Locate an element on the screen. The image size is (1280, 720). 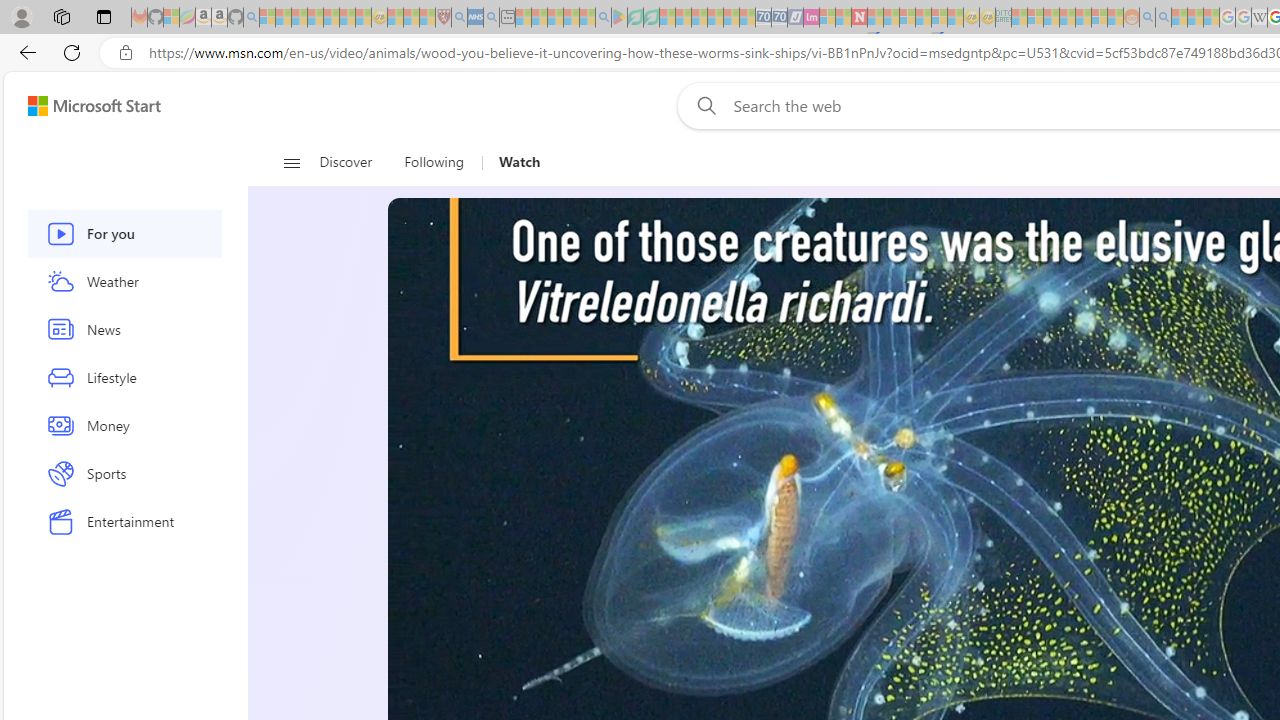
'utah sues federal government - Search - Sleeping' is located at coordinates (491, 17).